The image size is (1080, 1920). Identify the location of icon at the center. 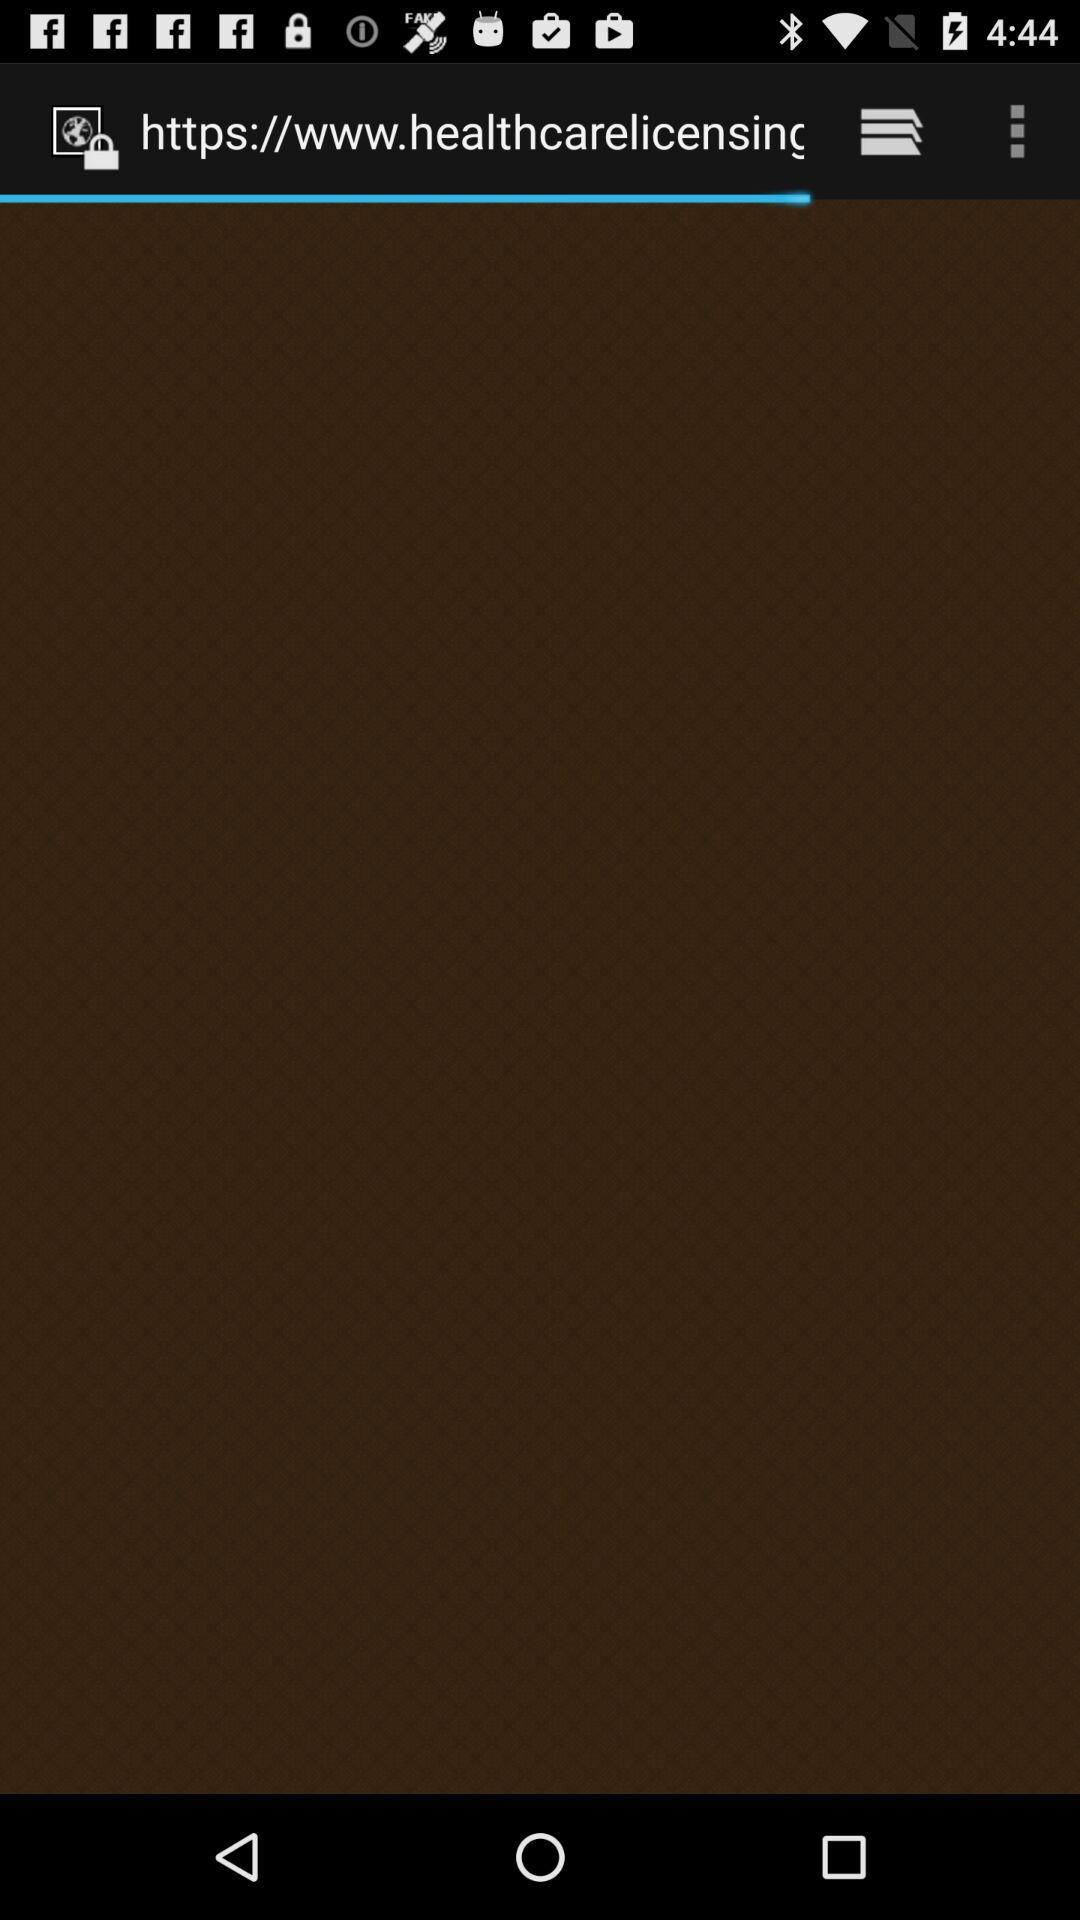
(540, 996).